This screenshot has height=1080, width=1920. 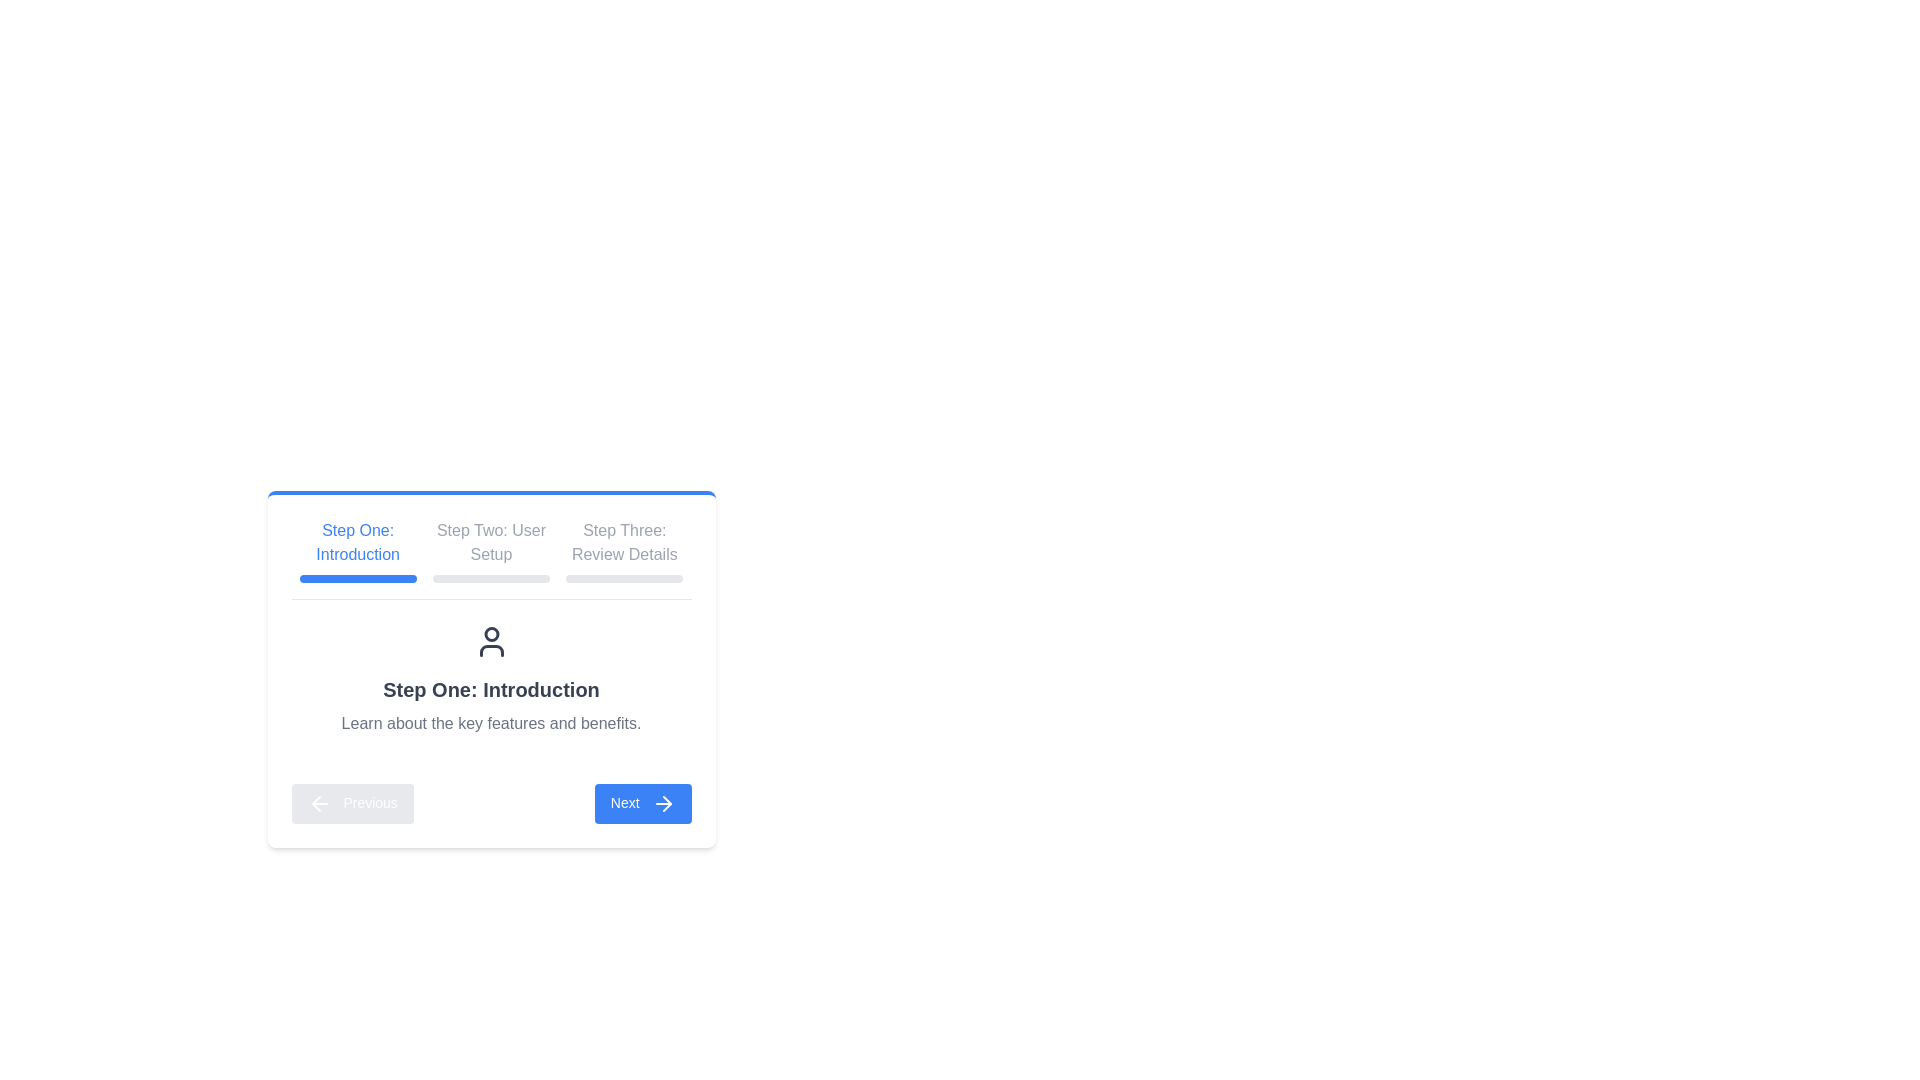 I want to click on the text label displaying 'Step Two: User Setup', which is positioned centrally in the sequence of step indicators at the top of the interface, so click(x=491, y=543).